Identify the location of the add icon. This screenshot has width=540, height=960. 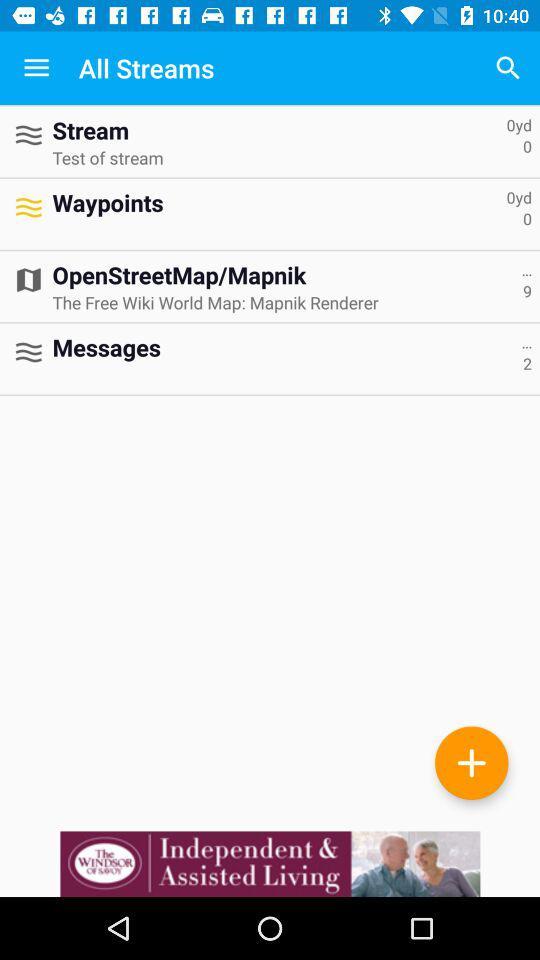
(471, 762).